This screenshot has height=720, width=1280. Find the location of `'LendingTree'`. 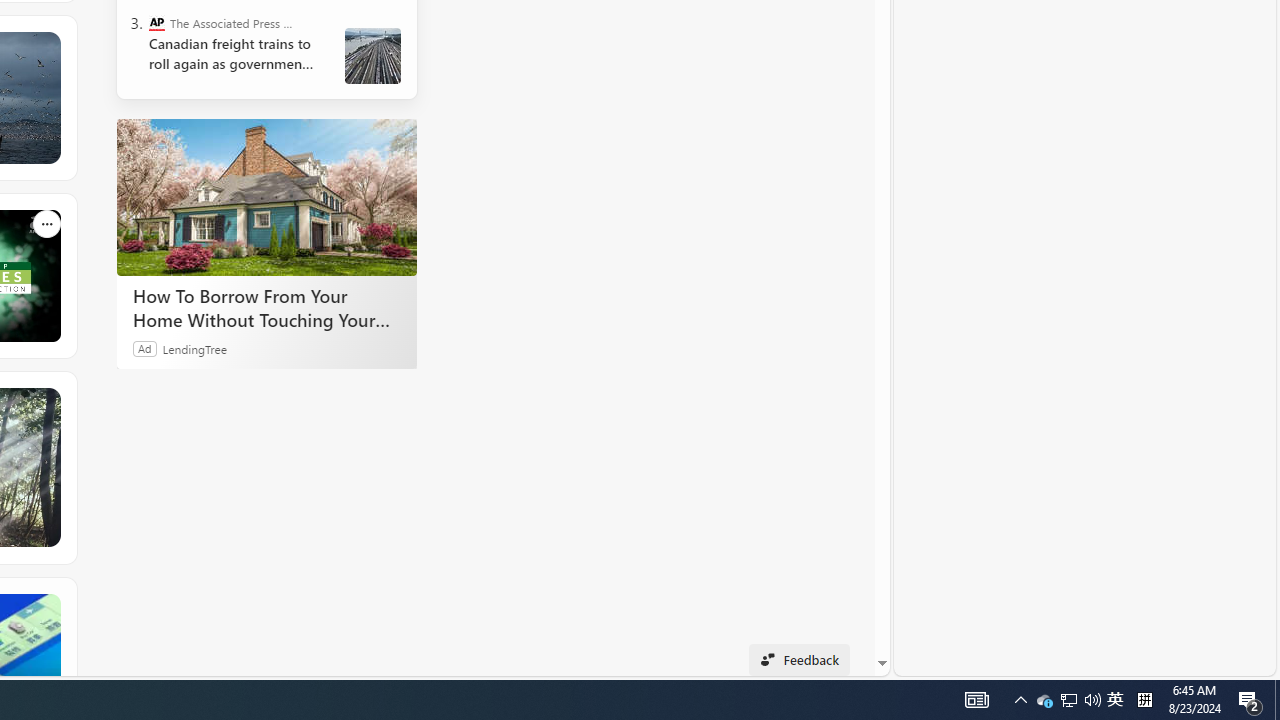

'LendingTree' is located at coordinates (195, 347).